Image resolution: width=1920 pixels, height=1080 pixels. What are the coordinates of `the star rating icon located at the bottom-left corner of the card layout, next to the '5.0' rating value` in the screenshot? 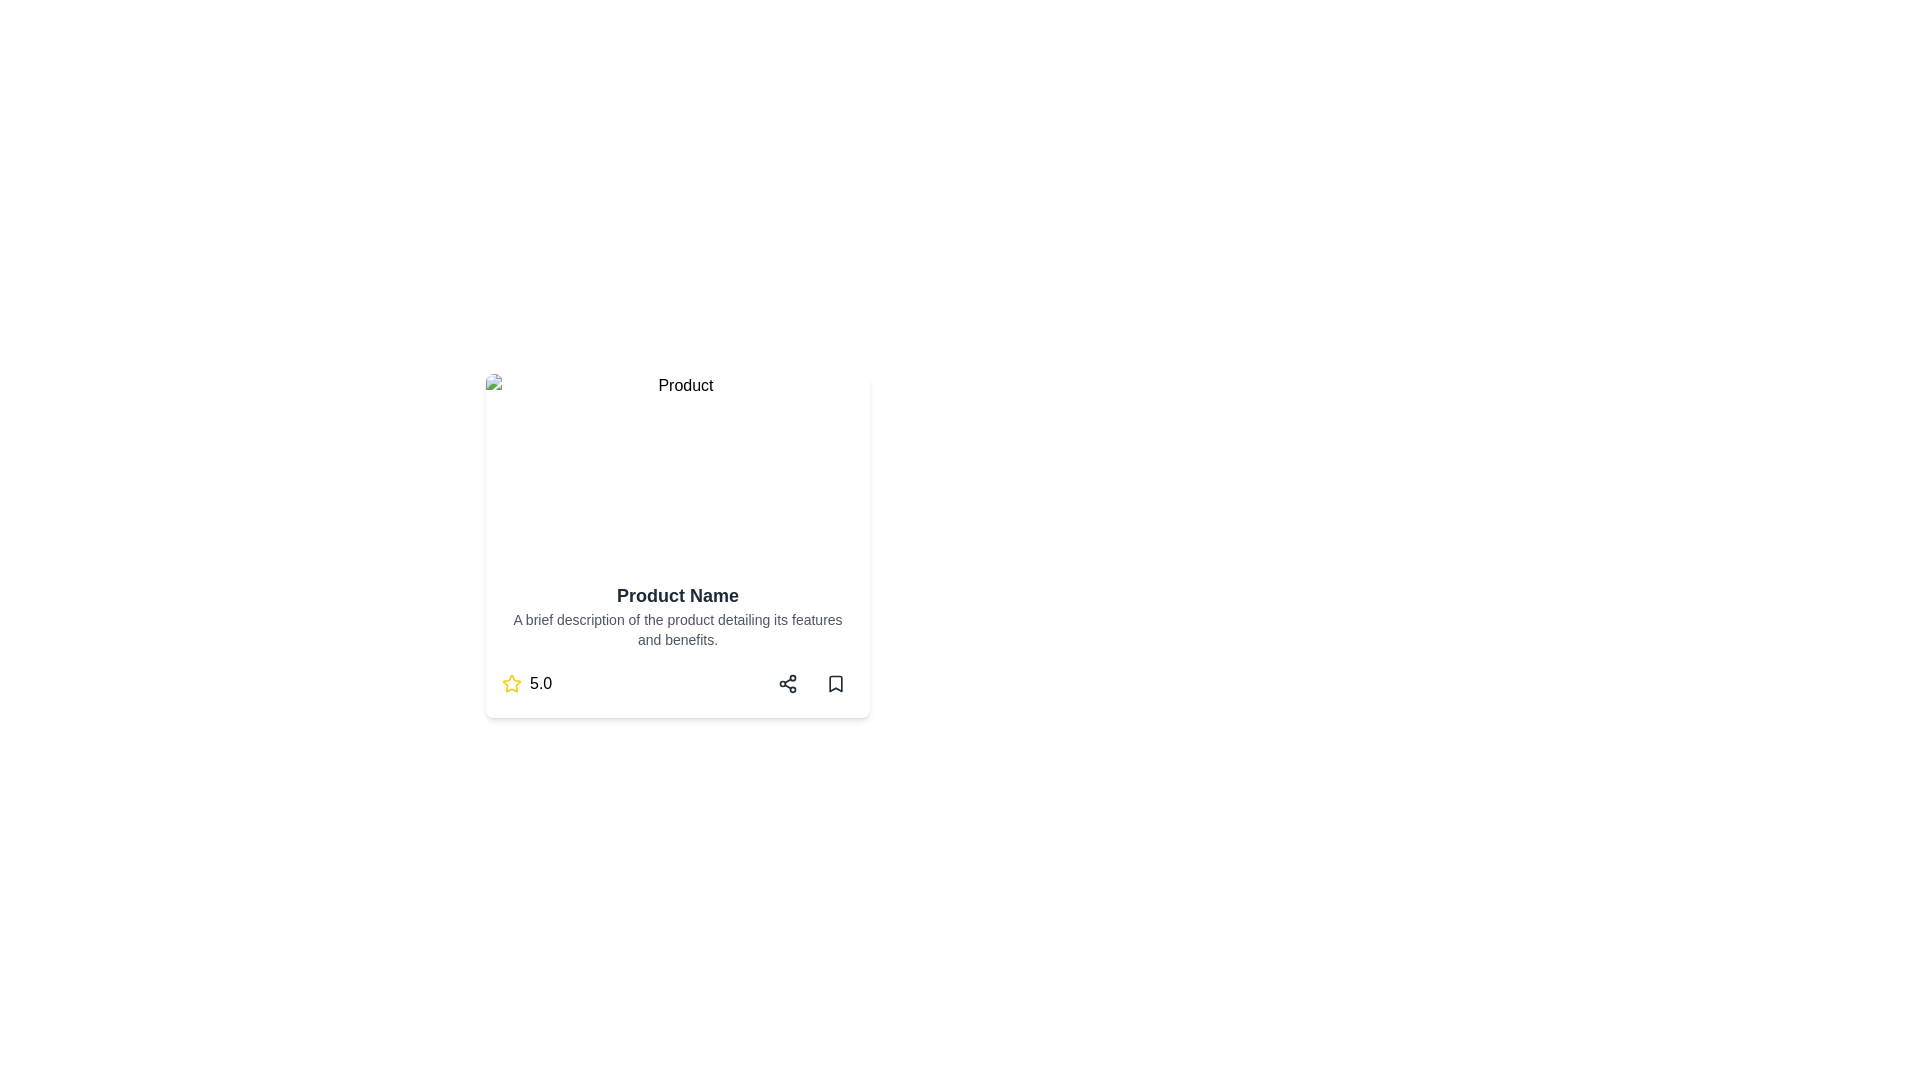 It's located at (512, 682).